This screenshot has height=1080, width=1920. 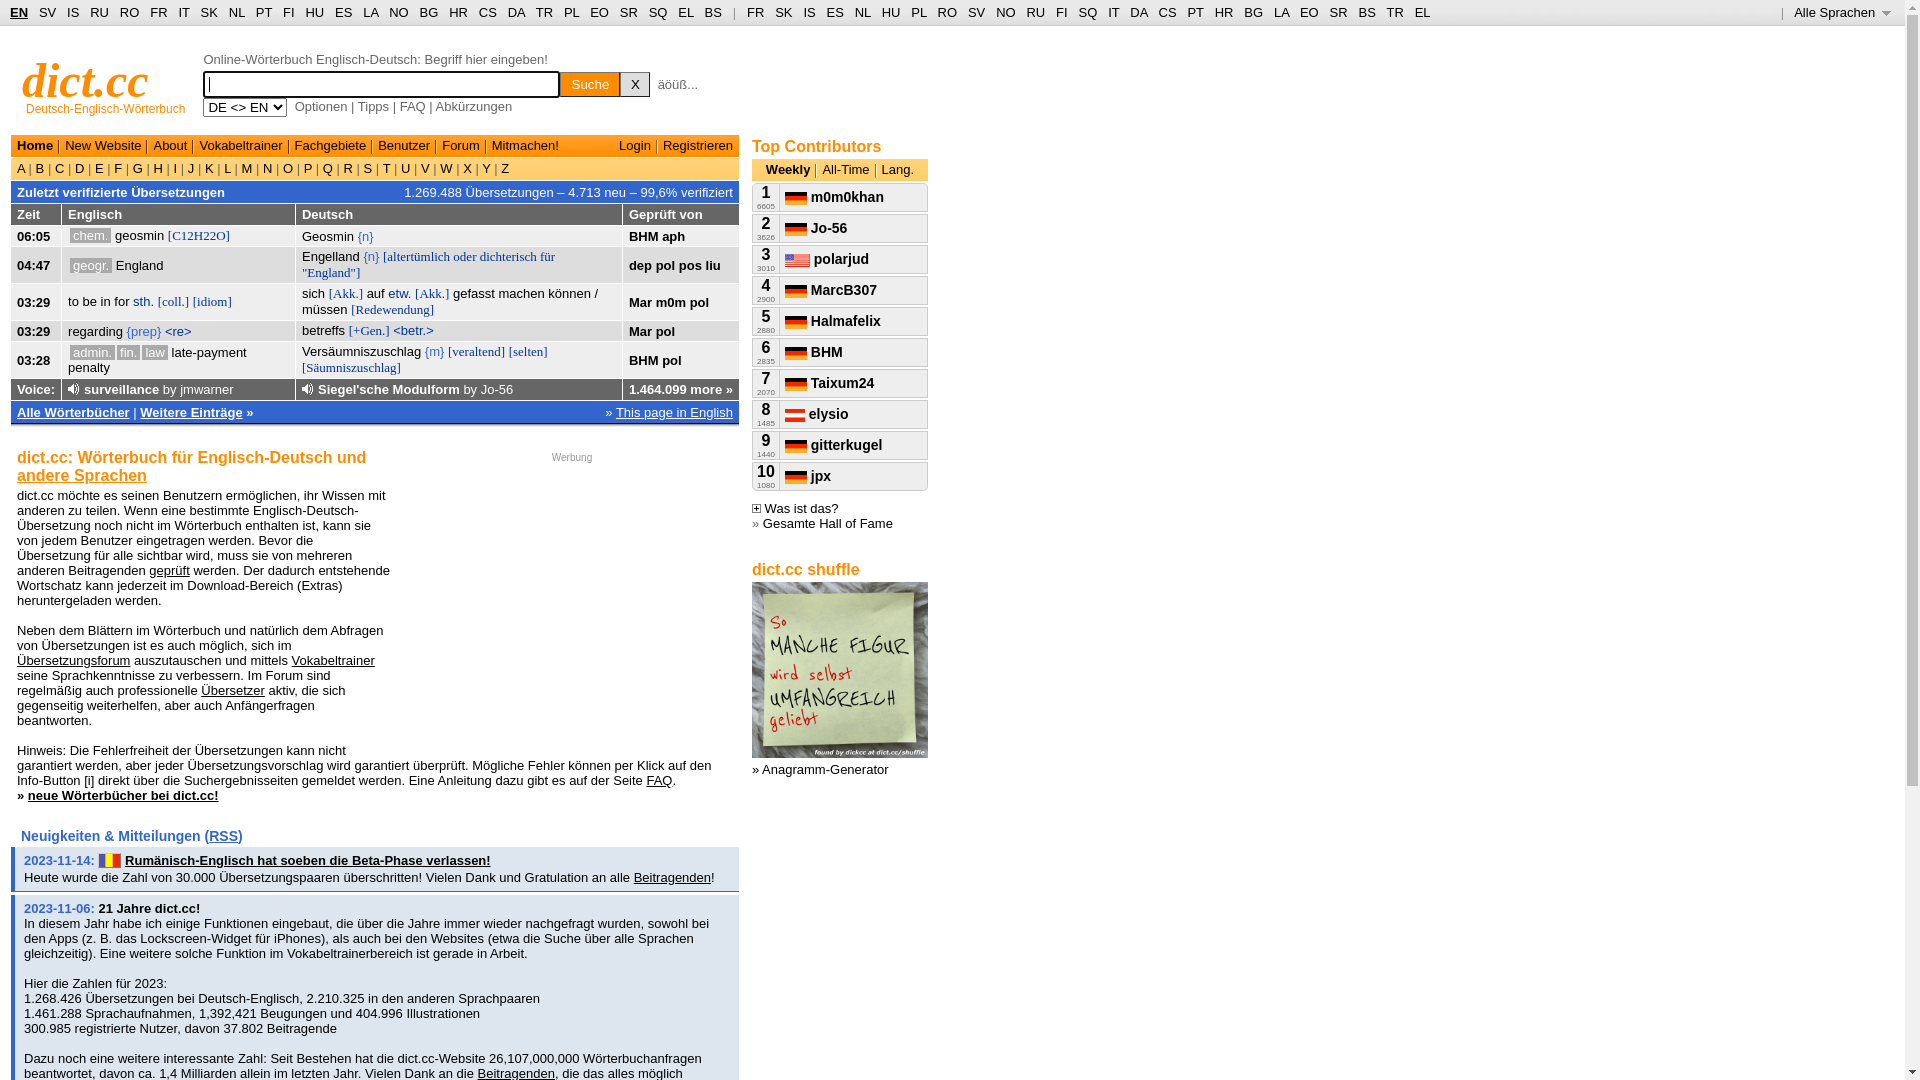 What do you see at coordinates (705, 12) in the screenshot?
I see `'BS'` at bounding box center [705, 12].